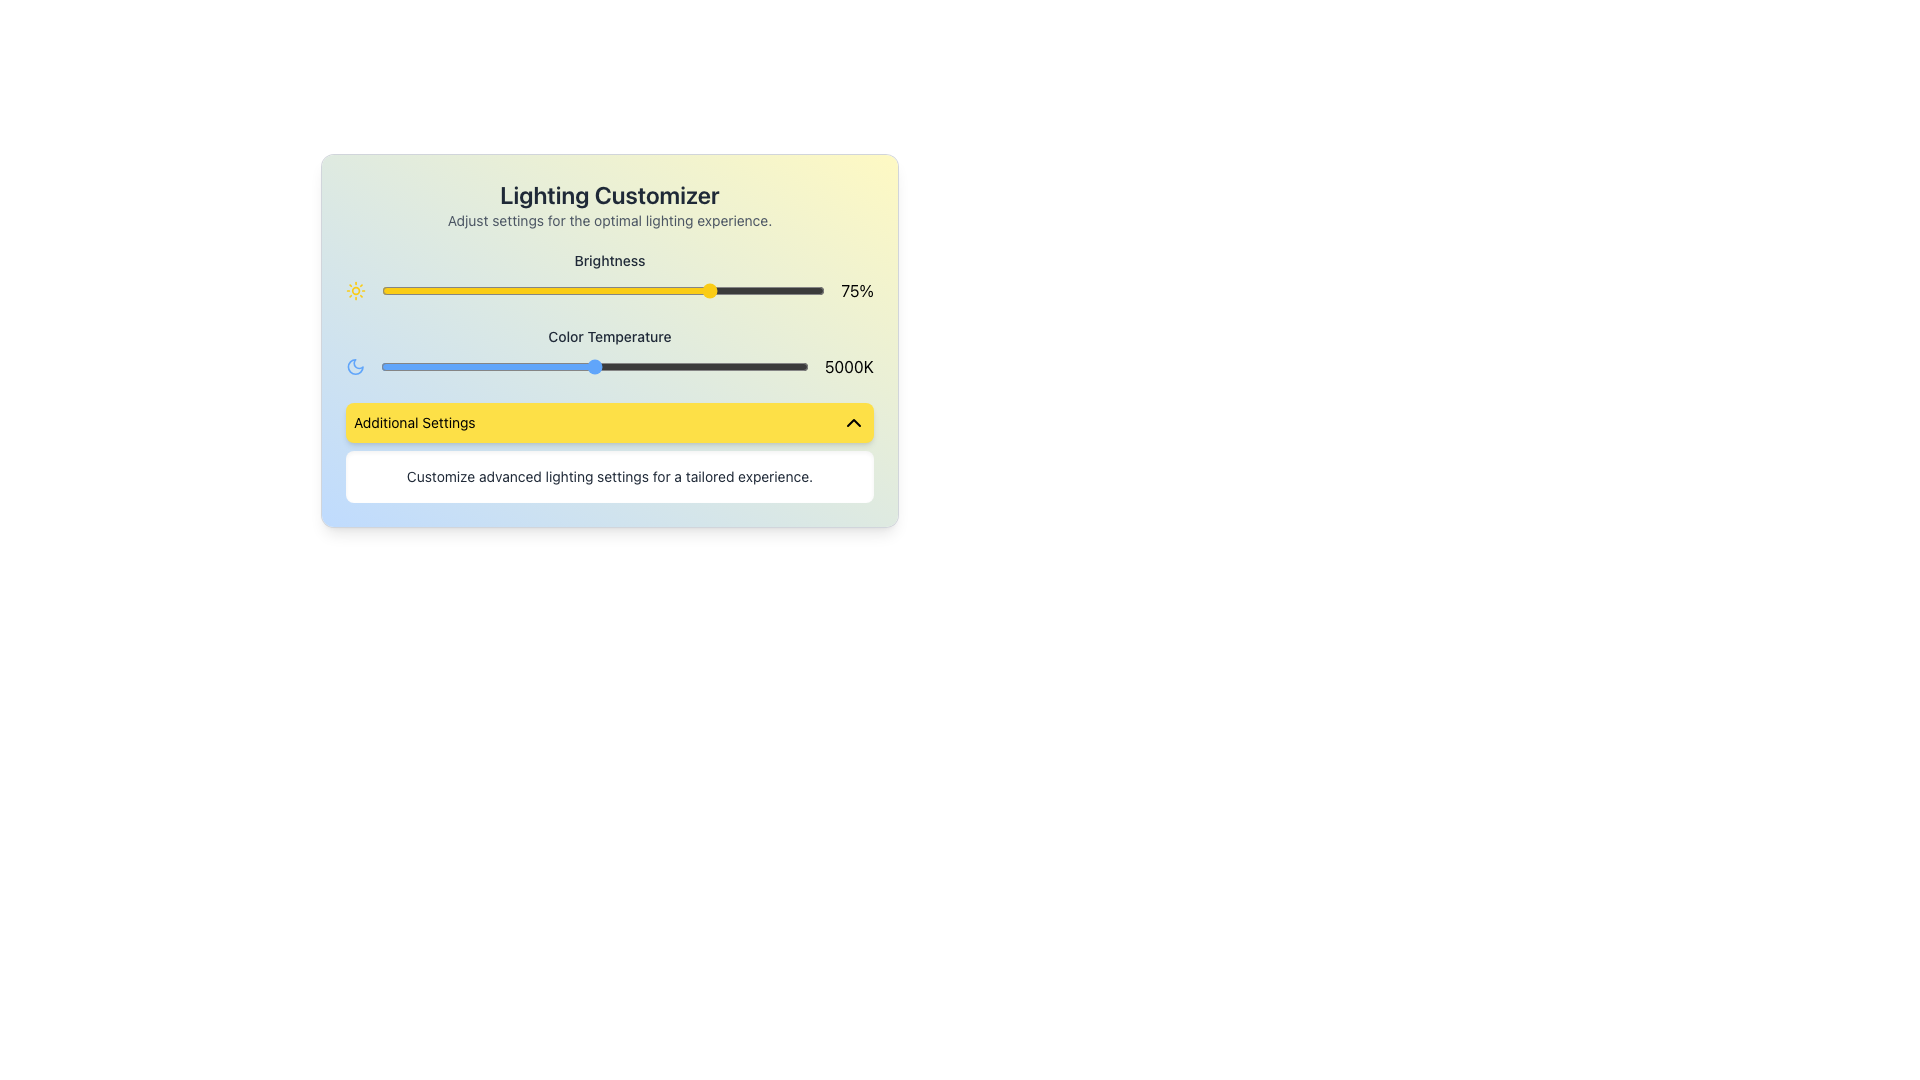 Image resolution: width=1920 pixels, height=1080 pixels. What do you see at coordinates (670, 290) in the screenshot?
I see `the brightness level` at bounding box center [670, 290].